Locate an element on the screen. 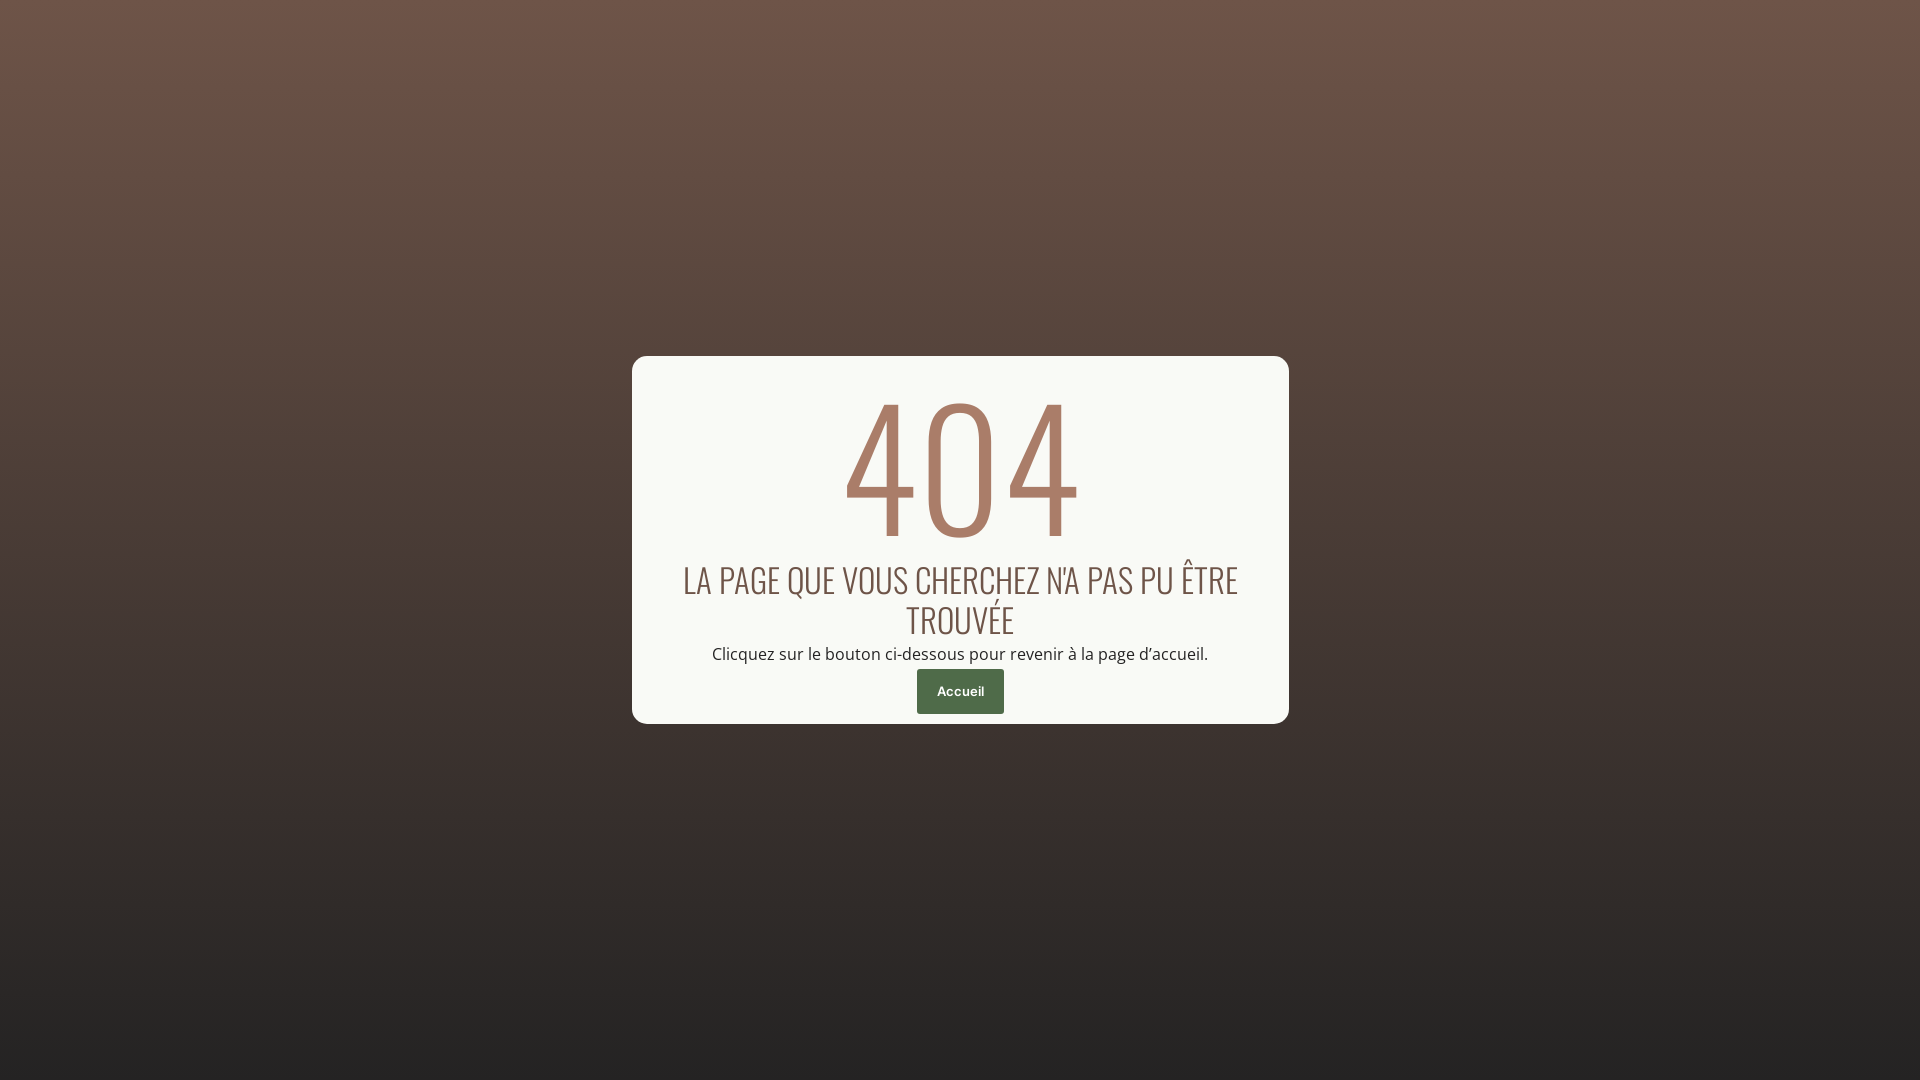  'Accueil' is located at coordinates (915, 690).